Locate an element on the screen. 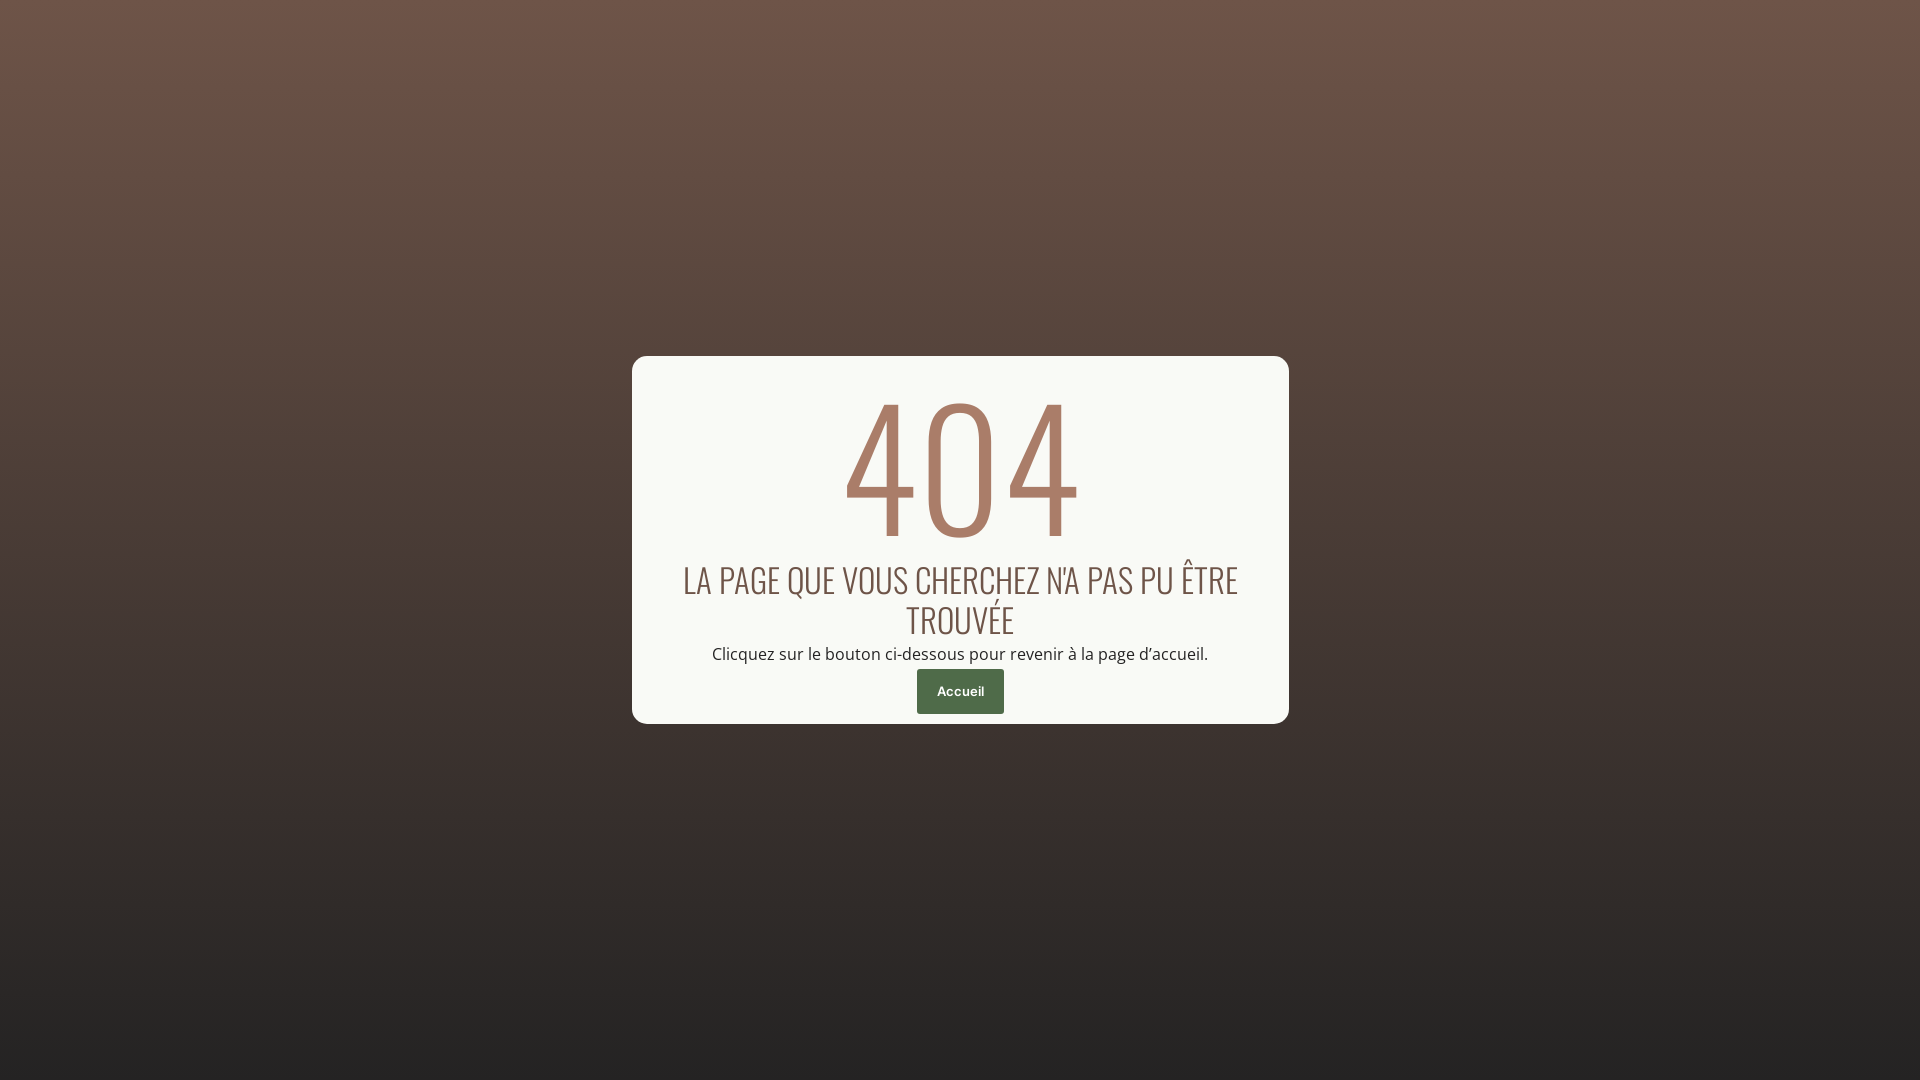  'Accueil' is located at coordinates (915, 690).